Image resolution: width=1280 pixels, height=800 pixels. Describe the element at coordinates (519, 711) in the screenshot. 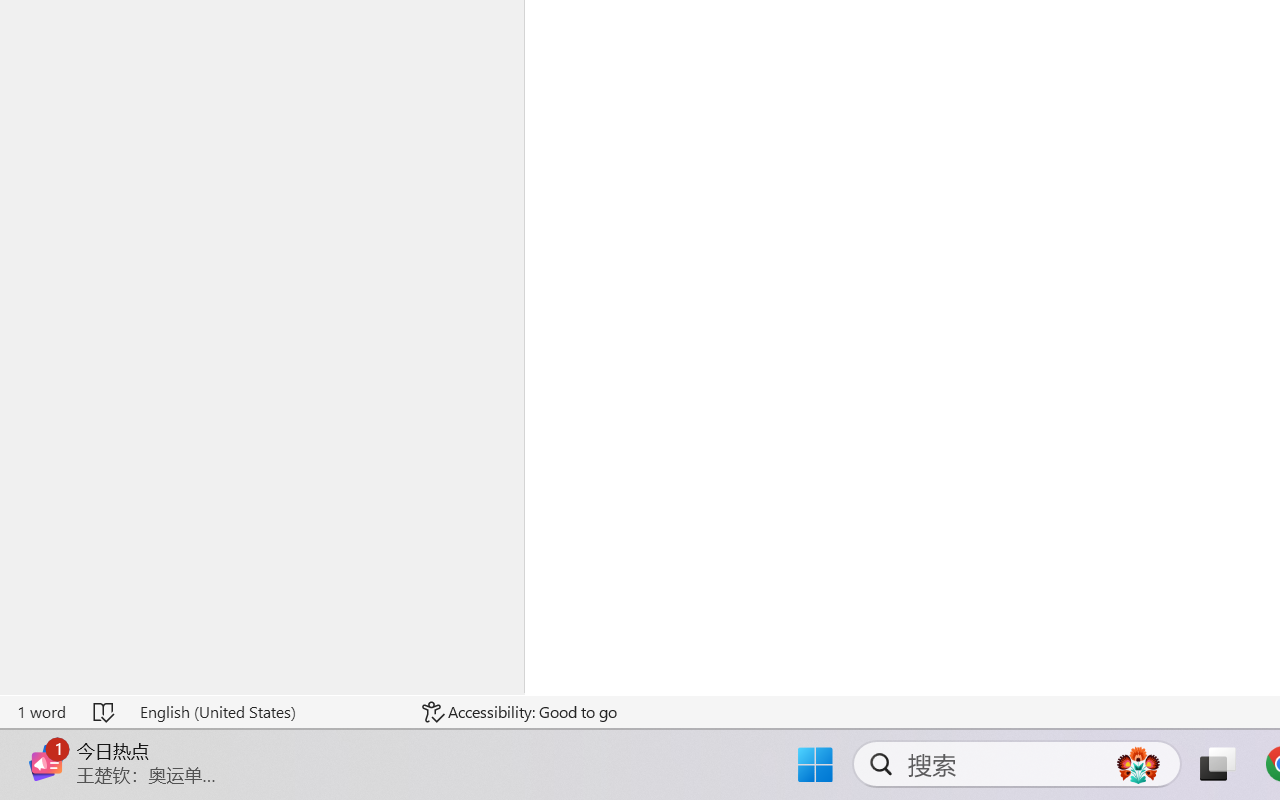

I see `'Accessibility Checker Accessibility: Good to go'` at that location.